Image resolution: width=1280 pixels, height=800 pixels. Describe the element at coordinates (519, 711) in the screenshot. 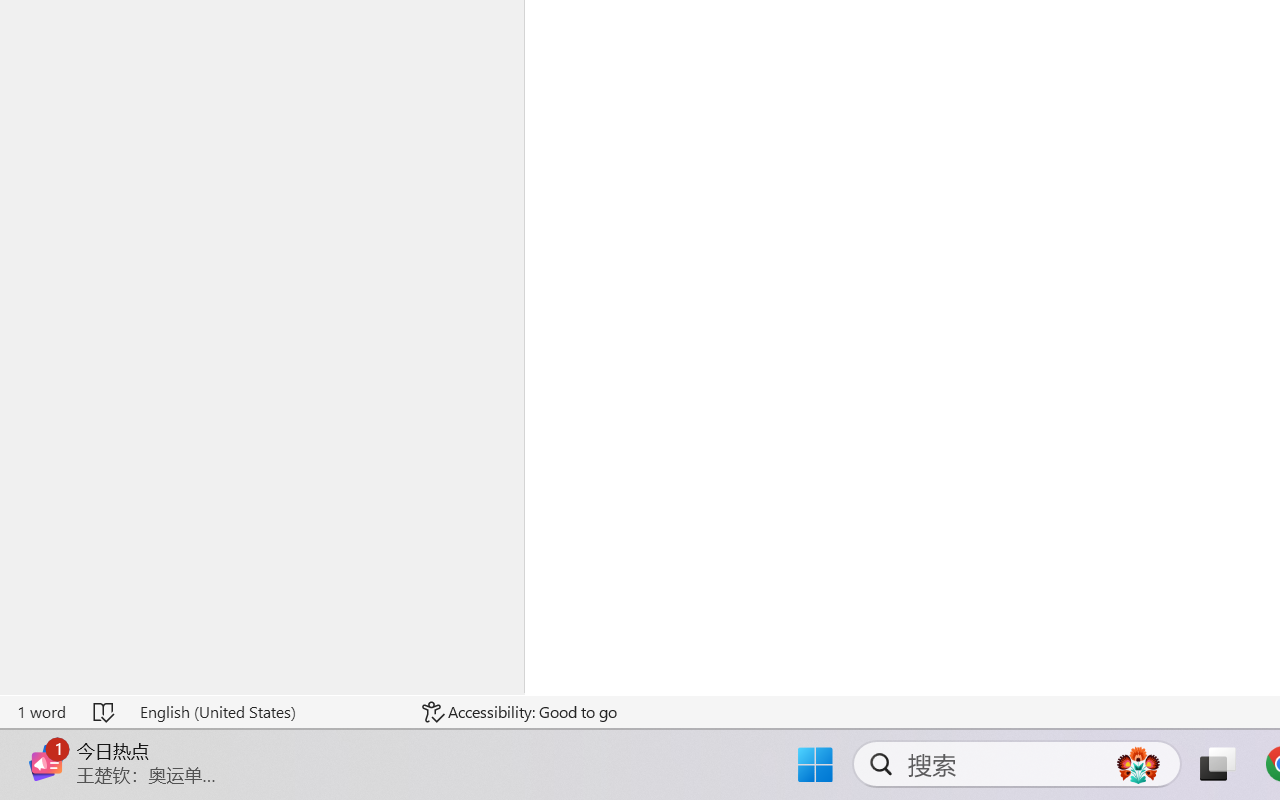

I see `'Accessibility Checker Accessibility: Good to go'` at that location.